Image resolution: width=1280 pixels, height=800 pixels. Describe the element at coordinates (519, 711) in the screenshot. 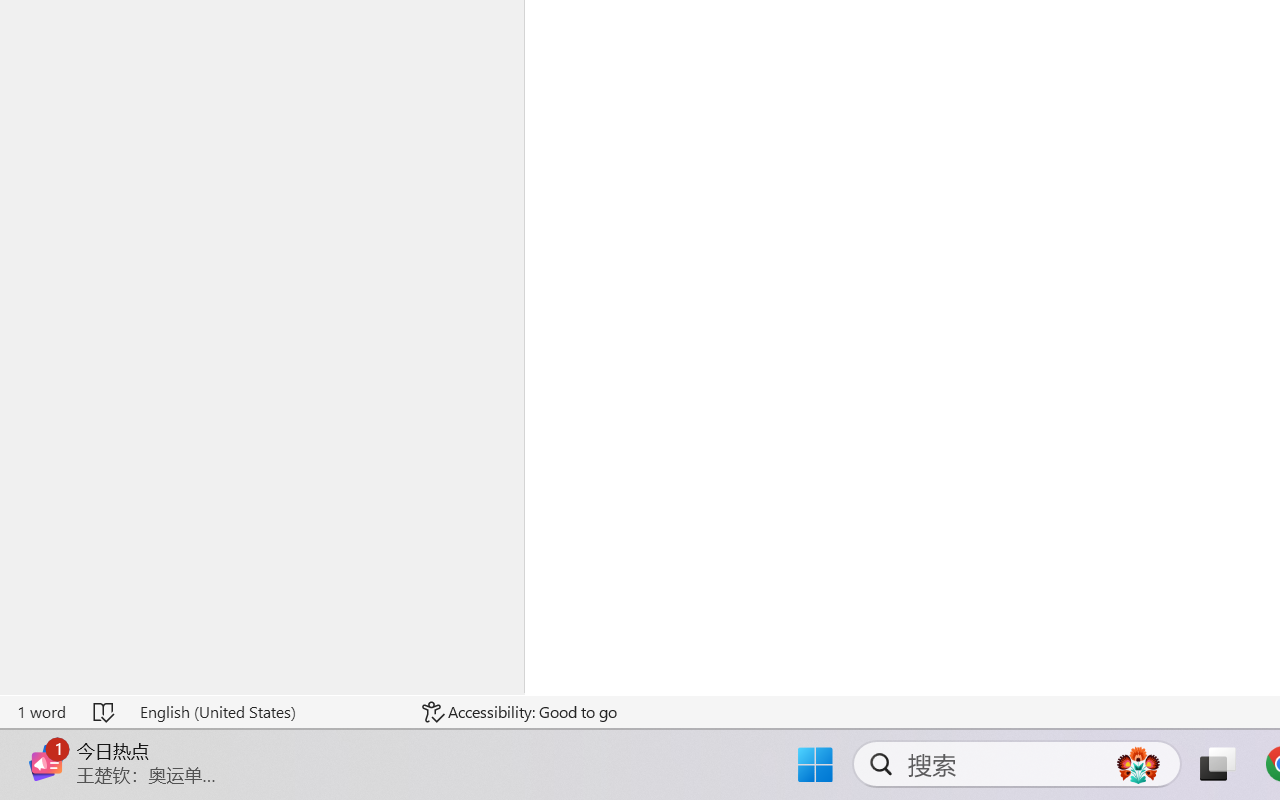

I see `'Accessibility Checker Accessibility: Good to go'` at that location.